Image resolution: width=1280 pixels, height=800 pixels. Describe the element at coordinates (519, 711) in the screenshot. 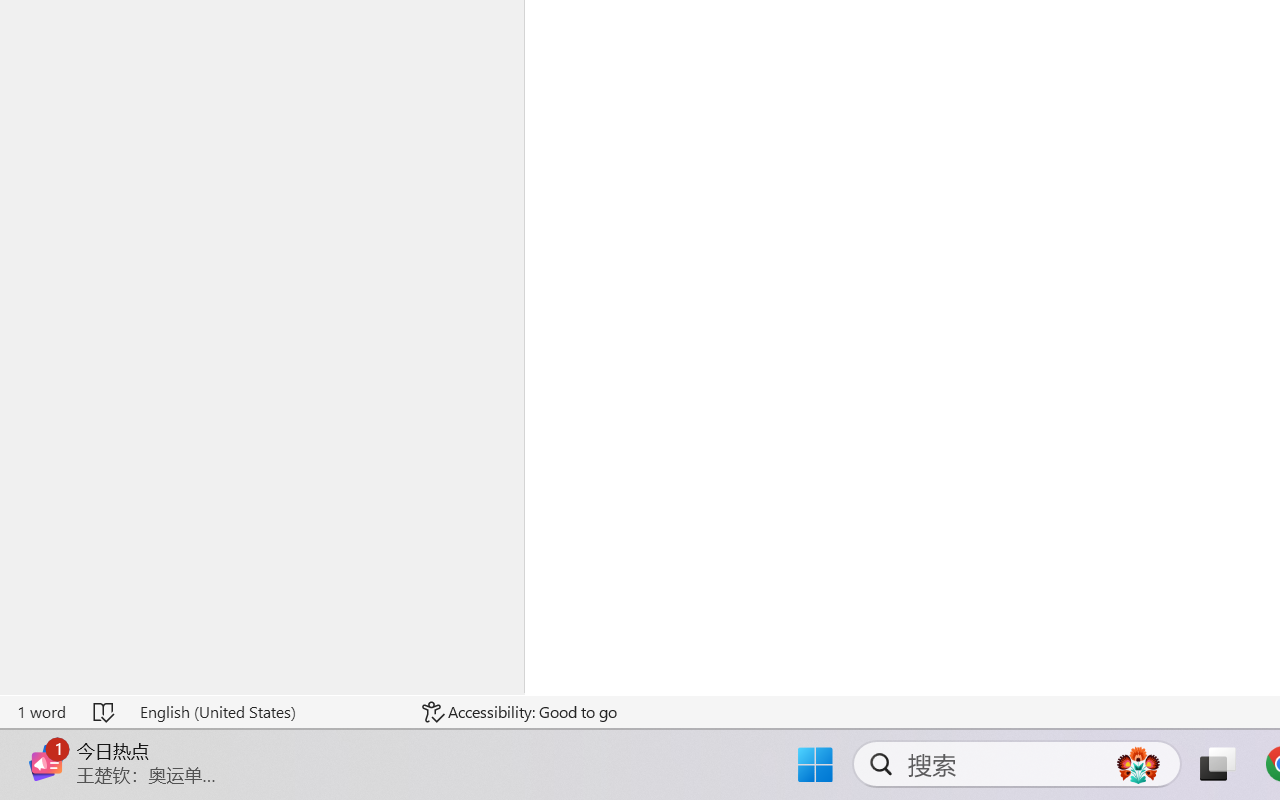

I see `'Accessibility Checker Accessibility: Good to go'` at that location.